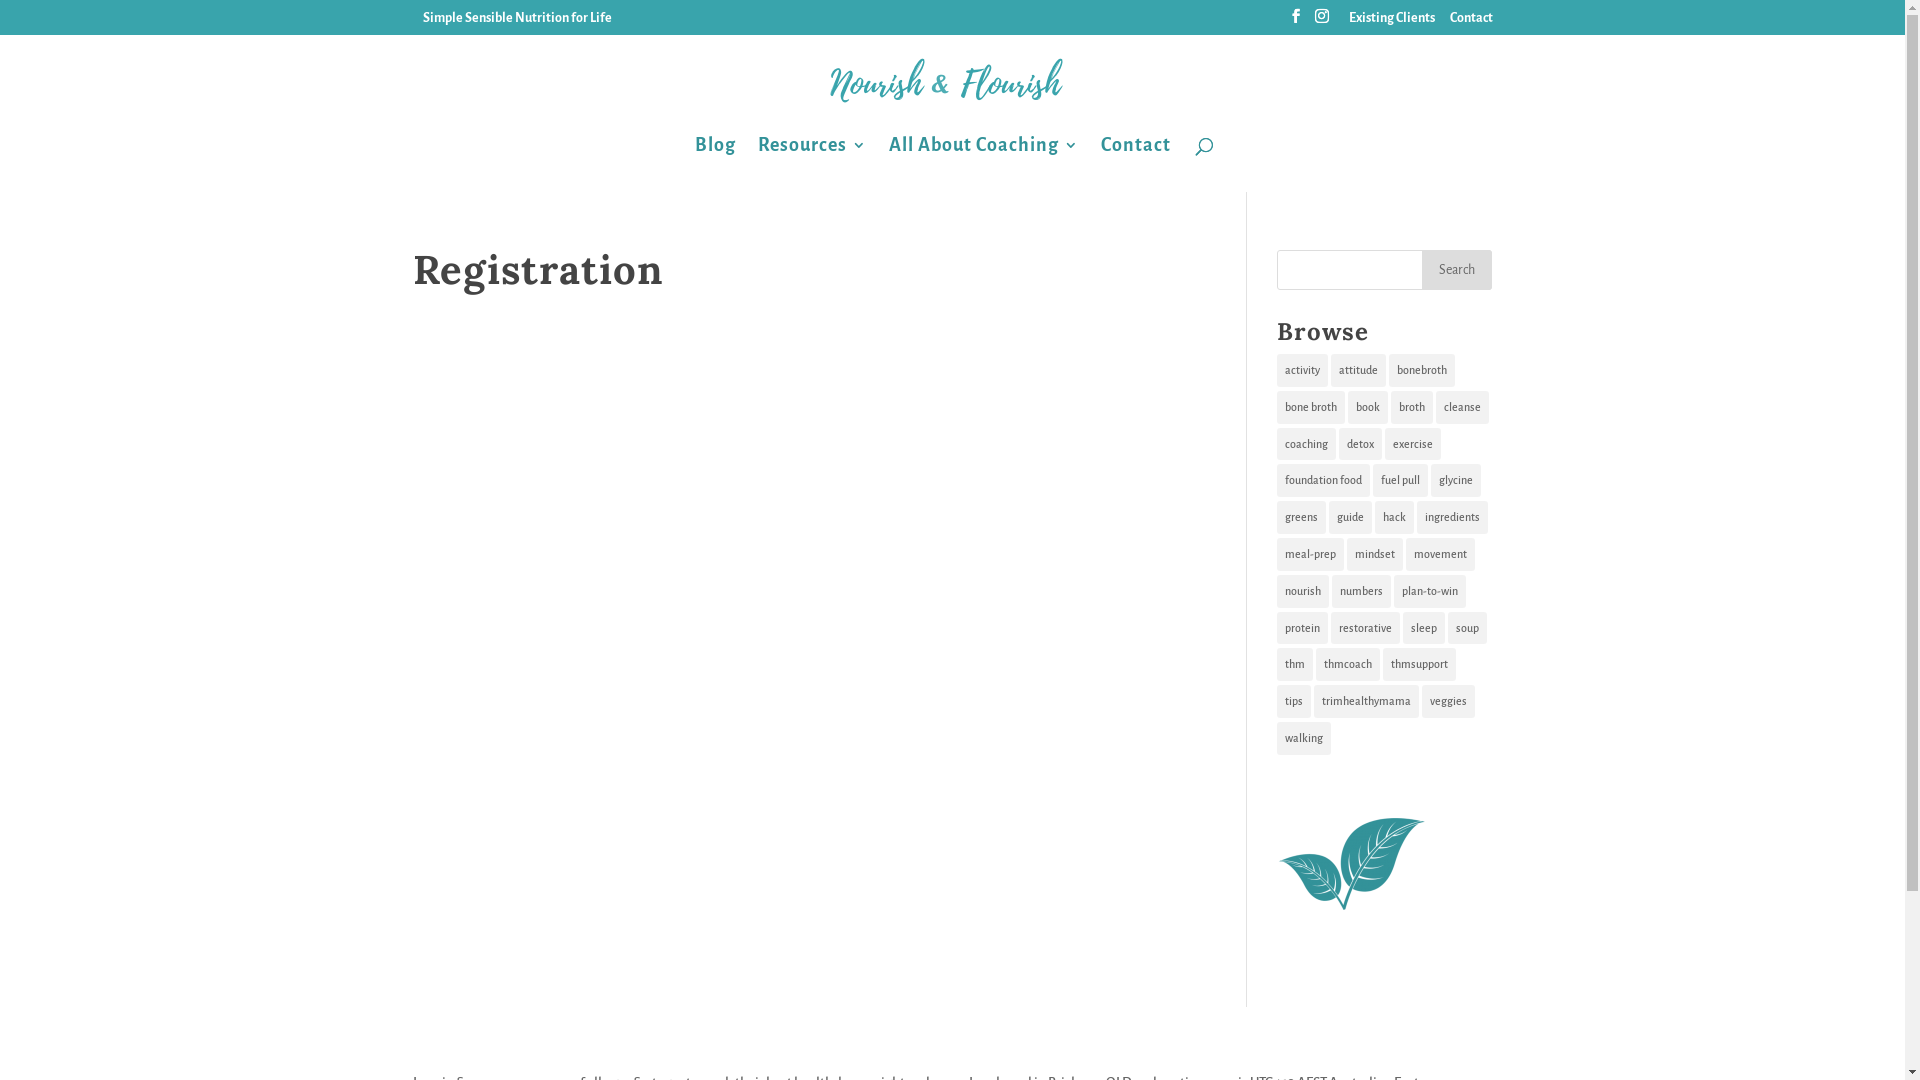 This screenshot has height=1080, width=1920. I want to click on 'movement', so click(1440, 554).